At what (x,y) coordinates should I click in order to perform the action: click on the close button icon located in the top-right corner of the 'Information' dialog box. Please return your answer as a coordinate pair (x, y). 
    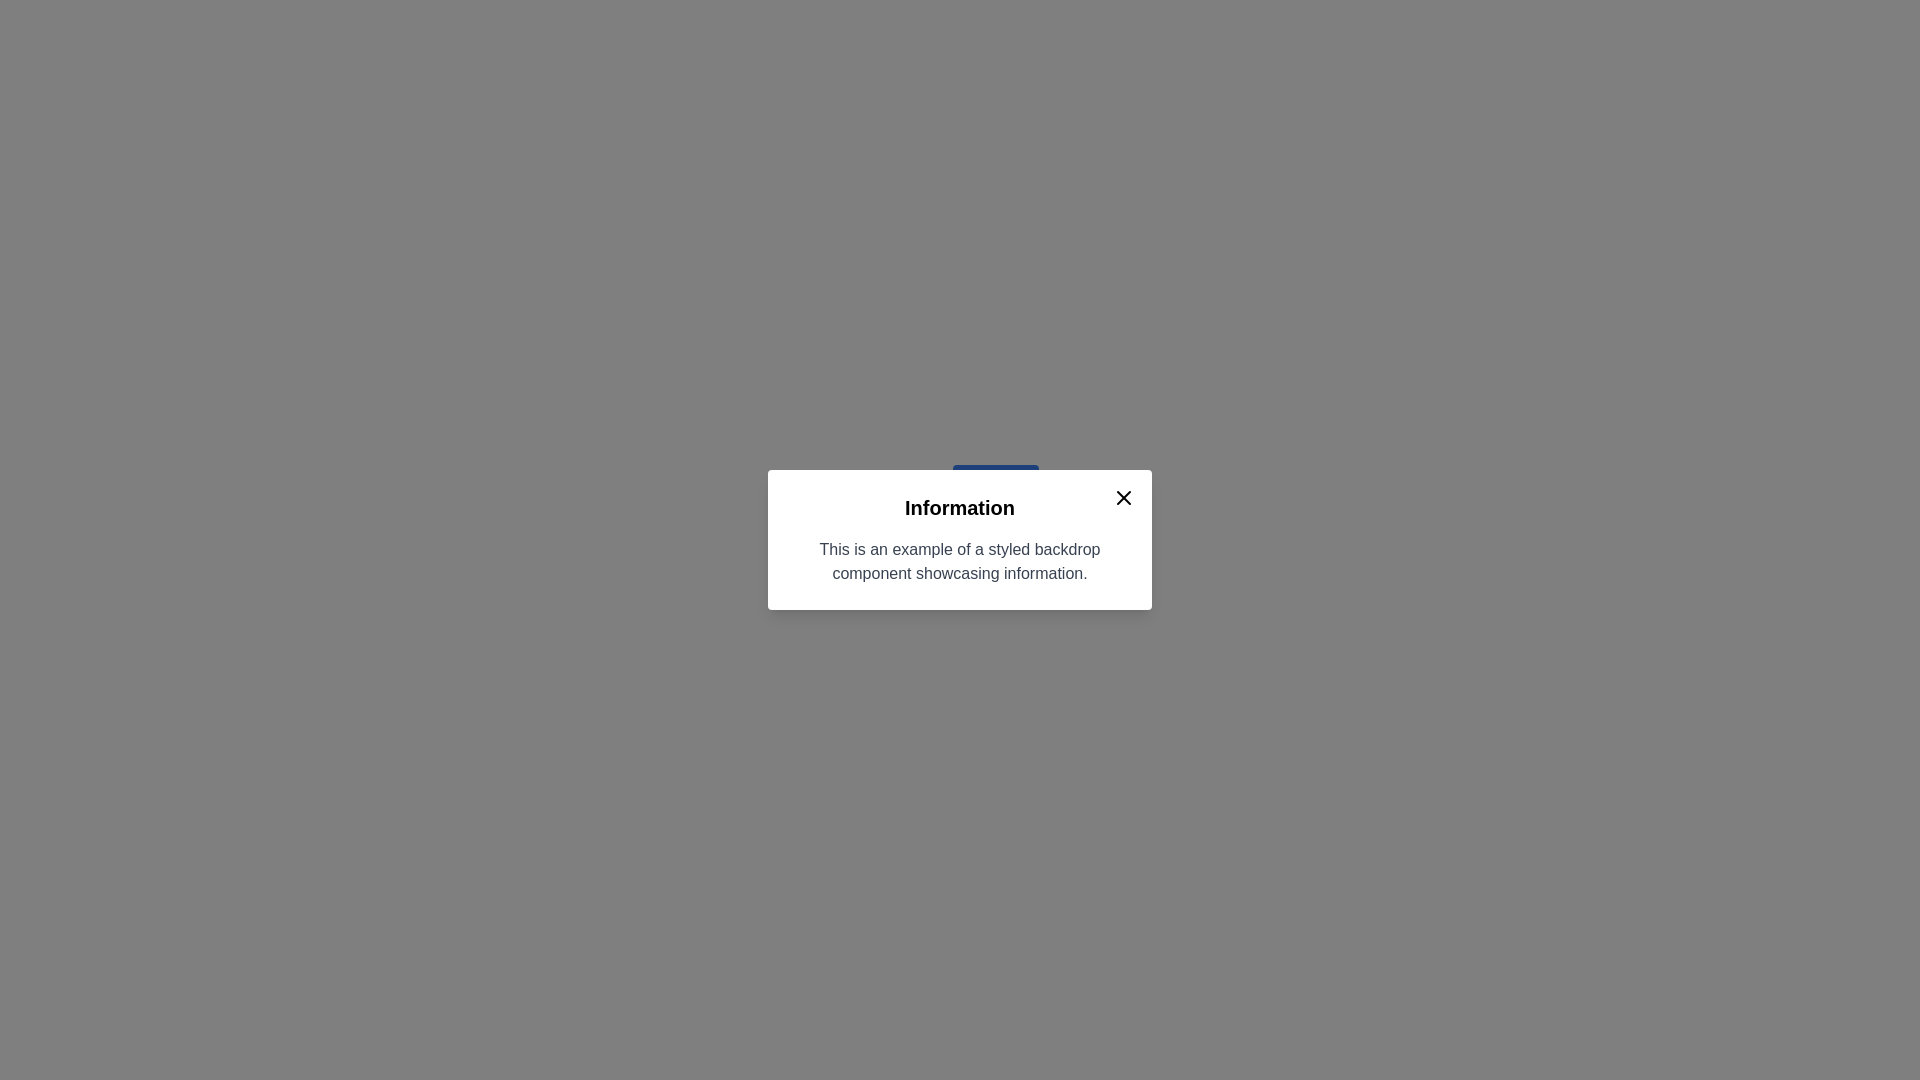
    Looking at the image, I should click on (1123, 496).